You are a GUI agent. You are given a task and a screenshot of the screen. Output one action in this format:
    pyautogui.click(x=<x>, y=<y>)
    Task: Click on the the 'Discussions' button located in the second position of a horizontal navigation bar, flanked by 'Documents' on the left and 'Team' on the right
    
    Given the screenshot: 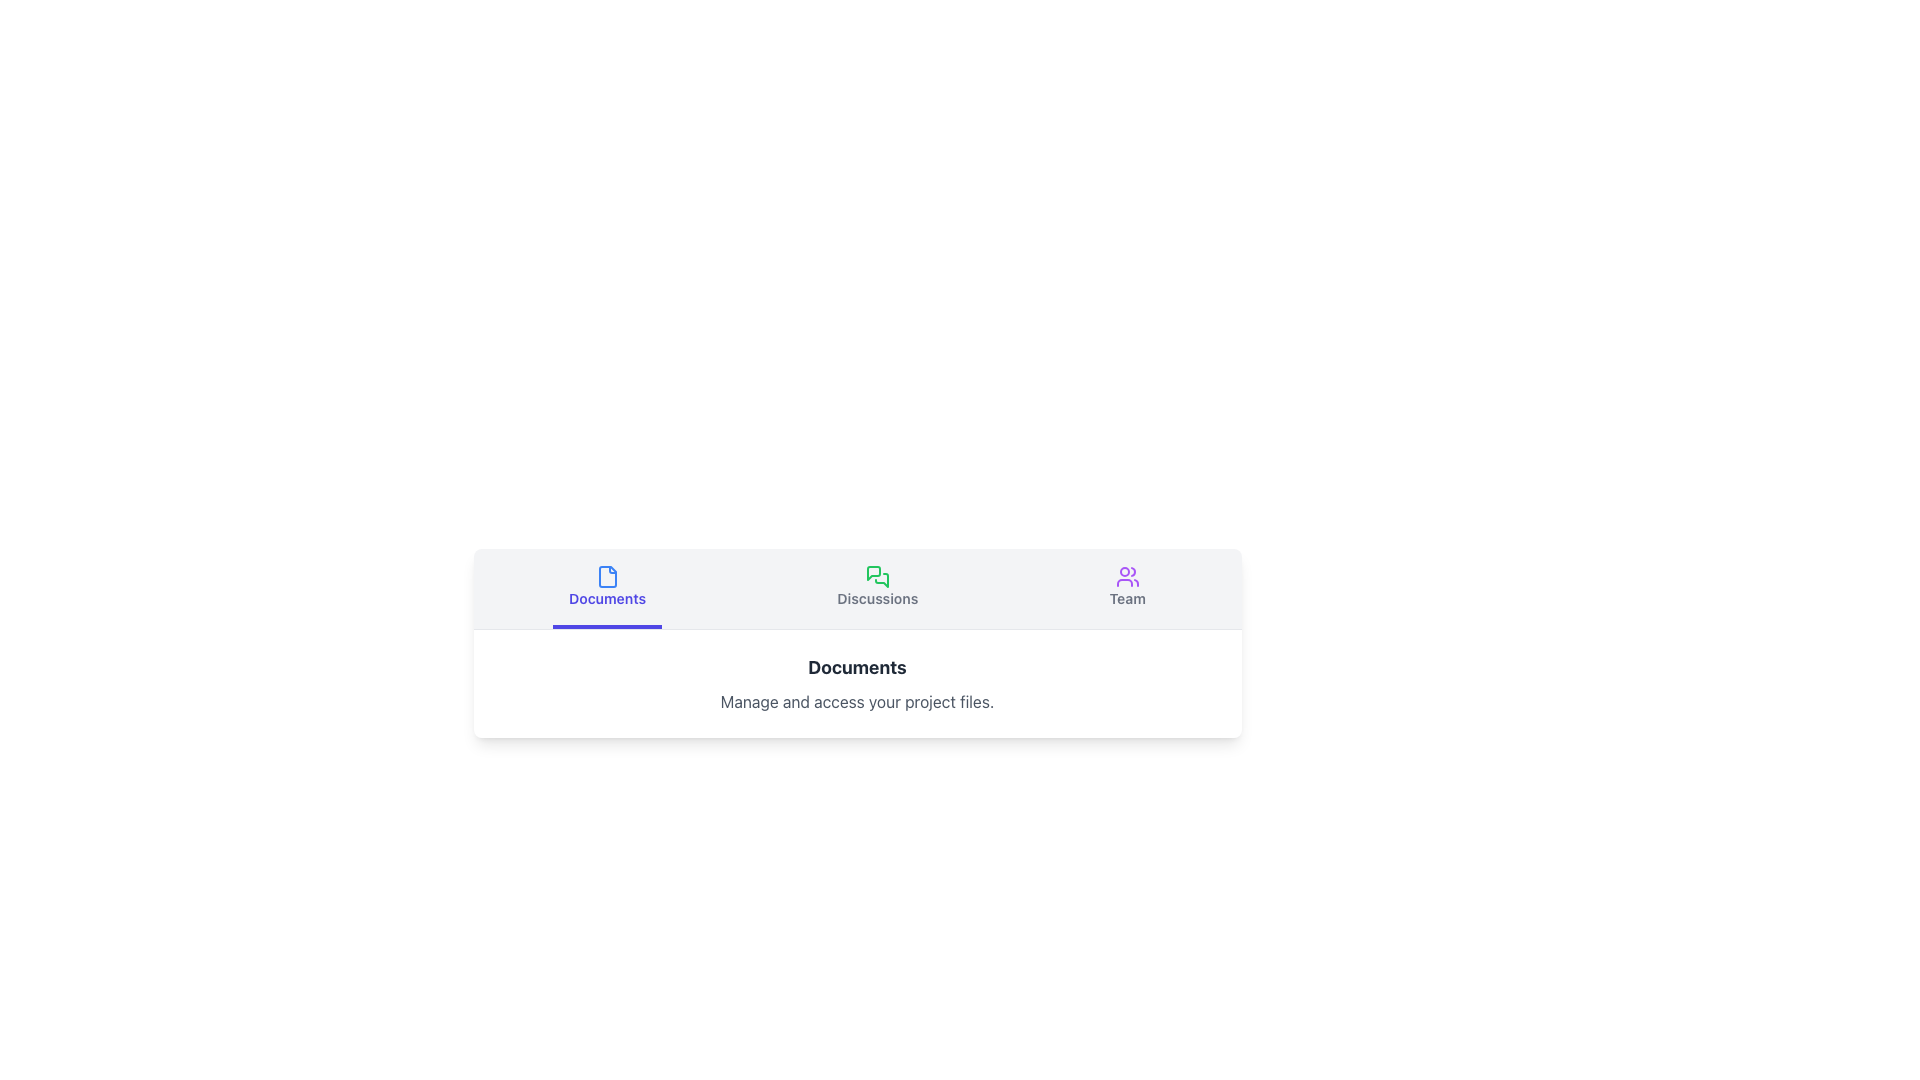 What is the action you would take?
    pyautogui.click(x=877, y=587)
    